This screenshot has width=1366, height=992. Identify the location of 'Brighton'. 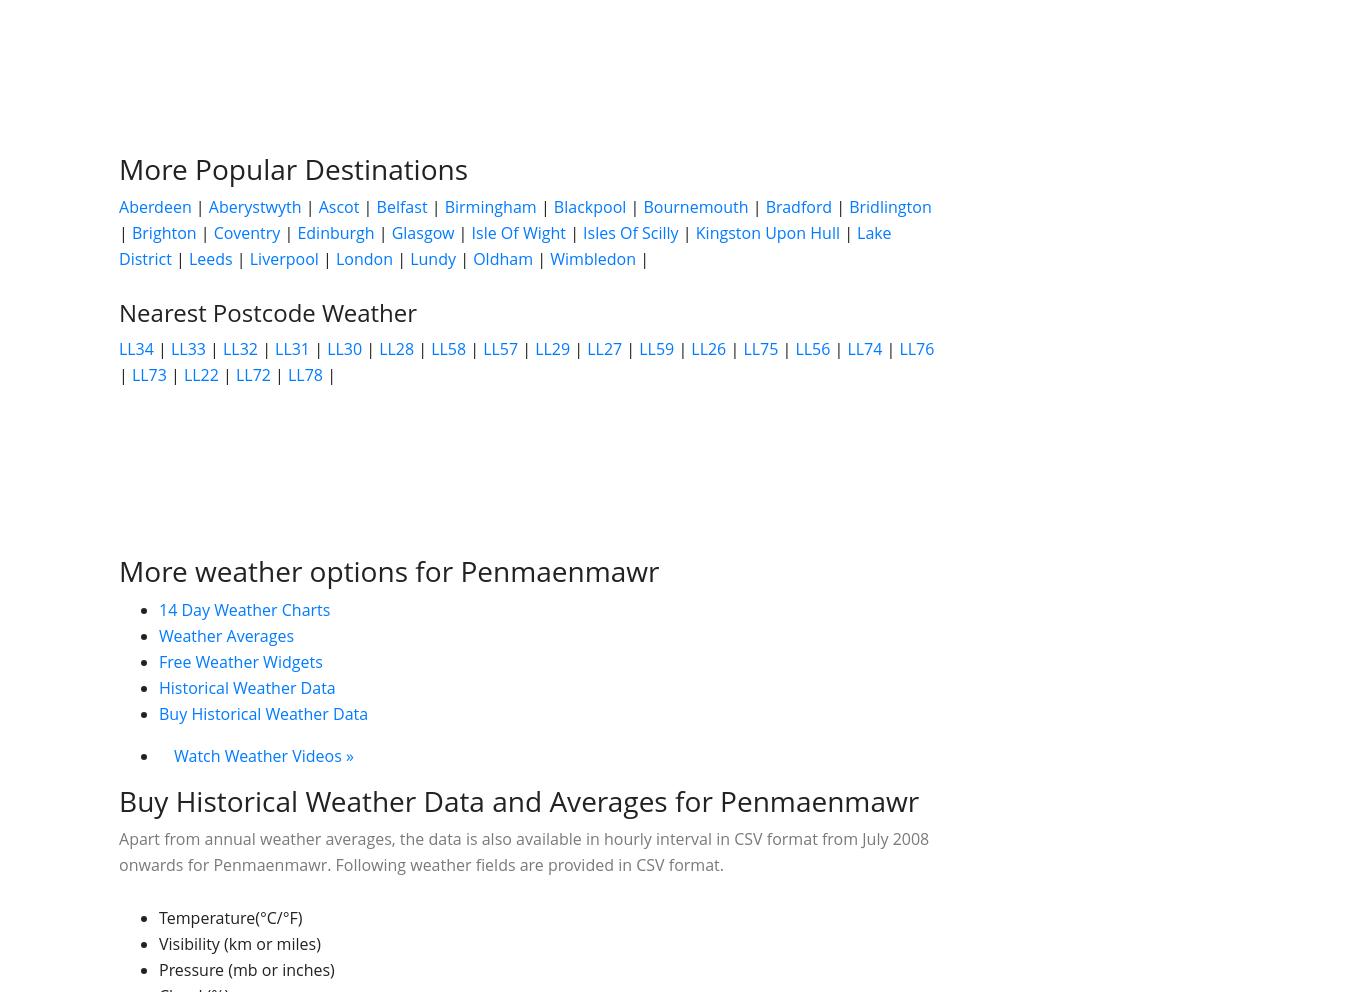
(129, 233).